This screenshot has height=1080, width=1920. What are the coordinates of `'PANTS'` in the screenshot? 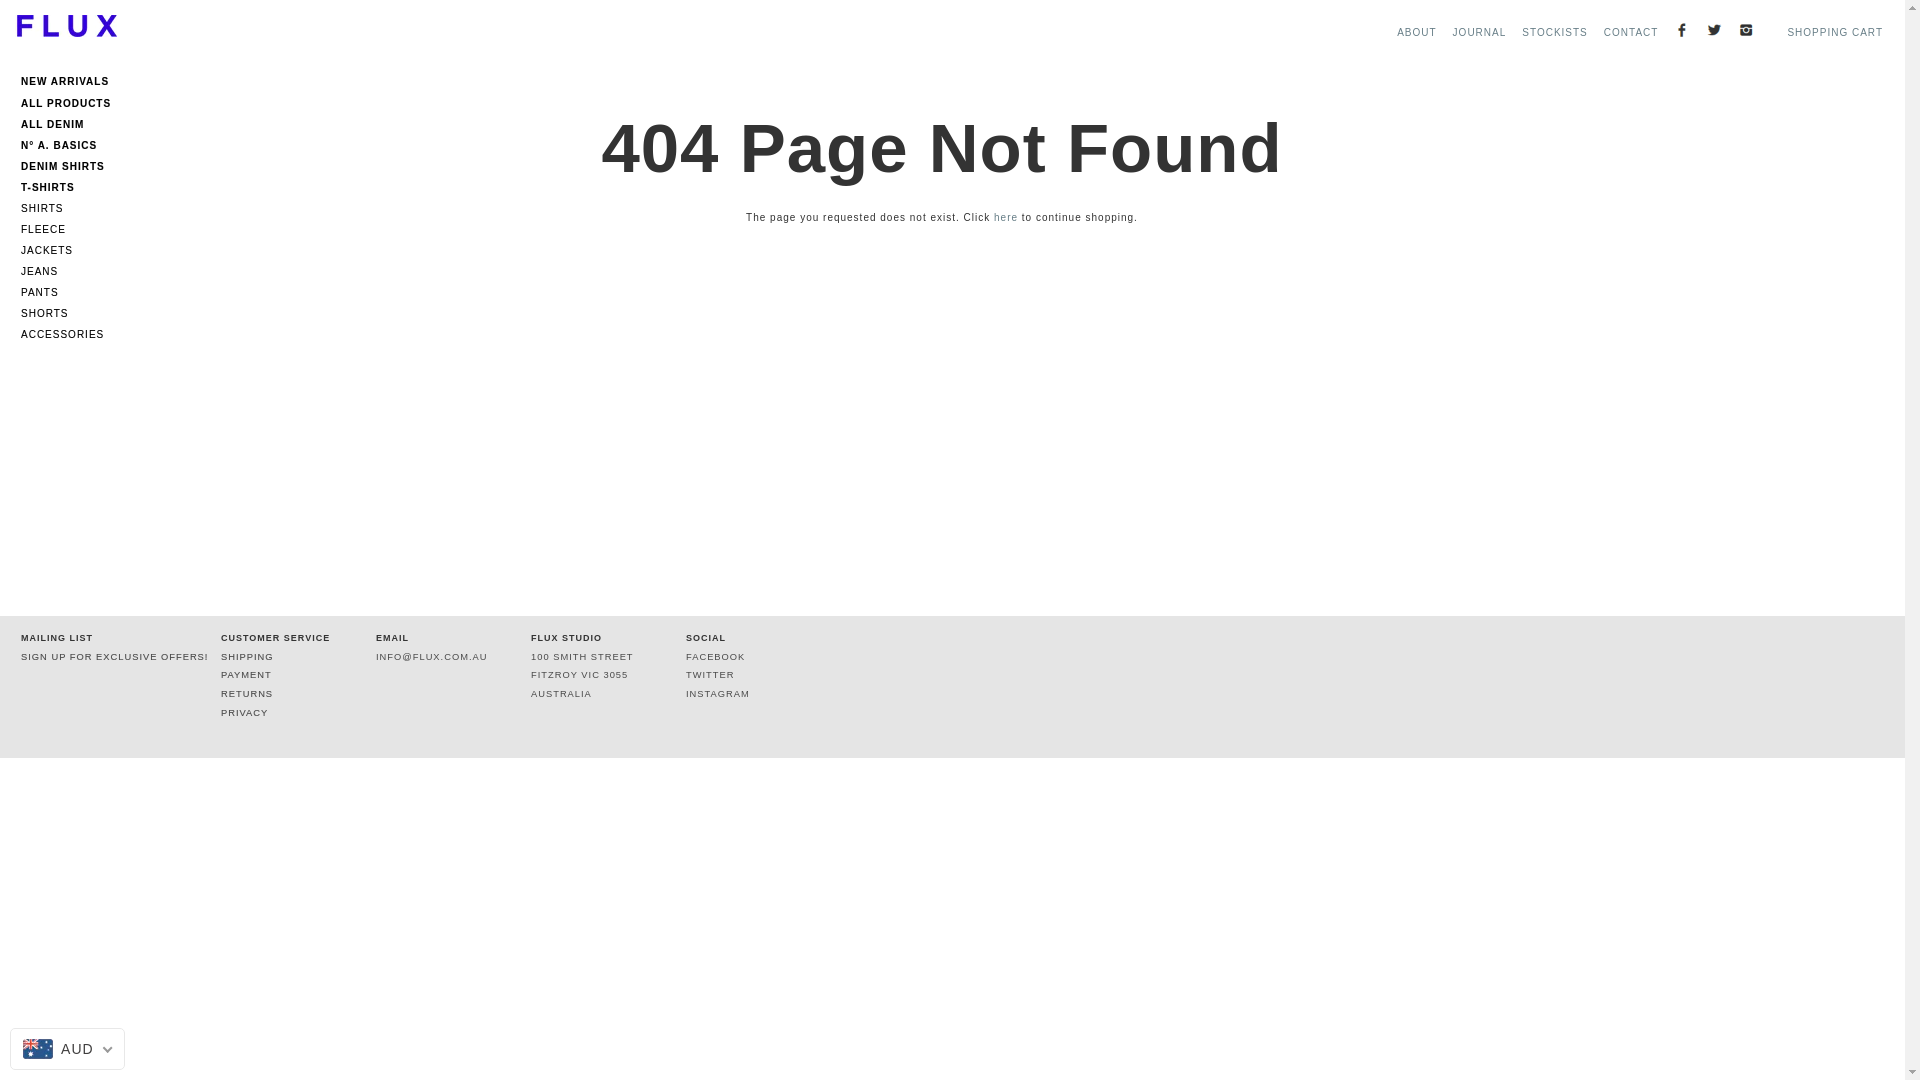 It's located at (20, 292).